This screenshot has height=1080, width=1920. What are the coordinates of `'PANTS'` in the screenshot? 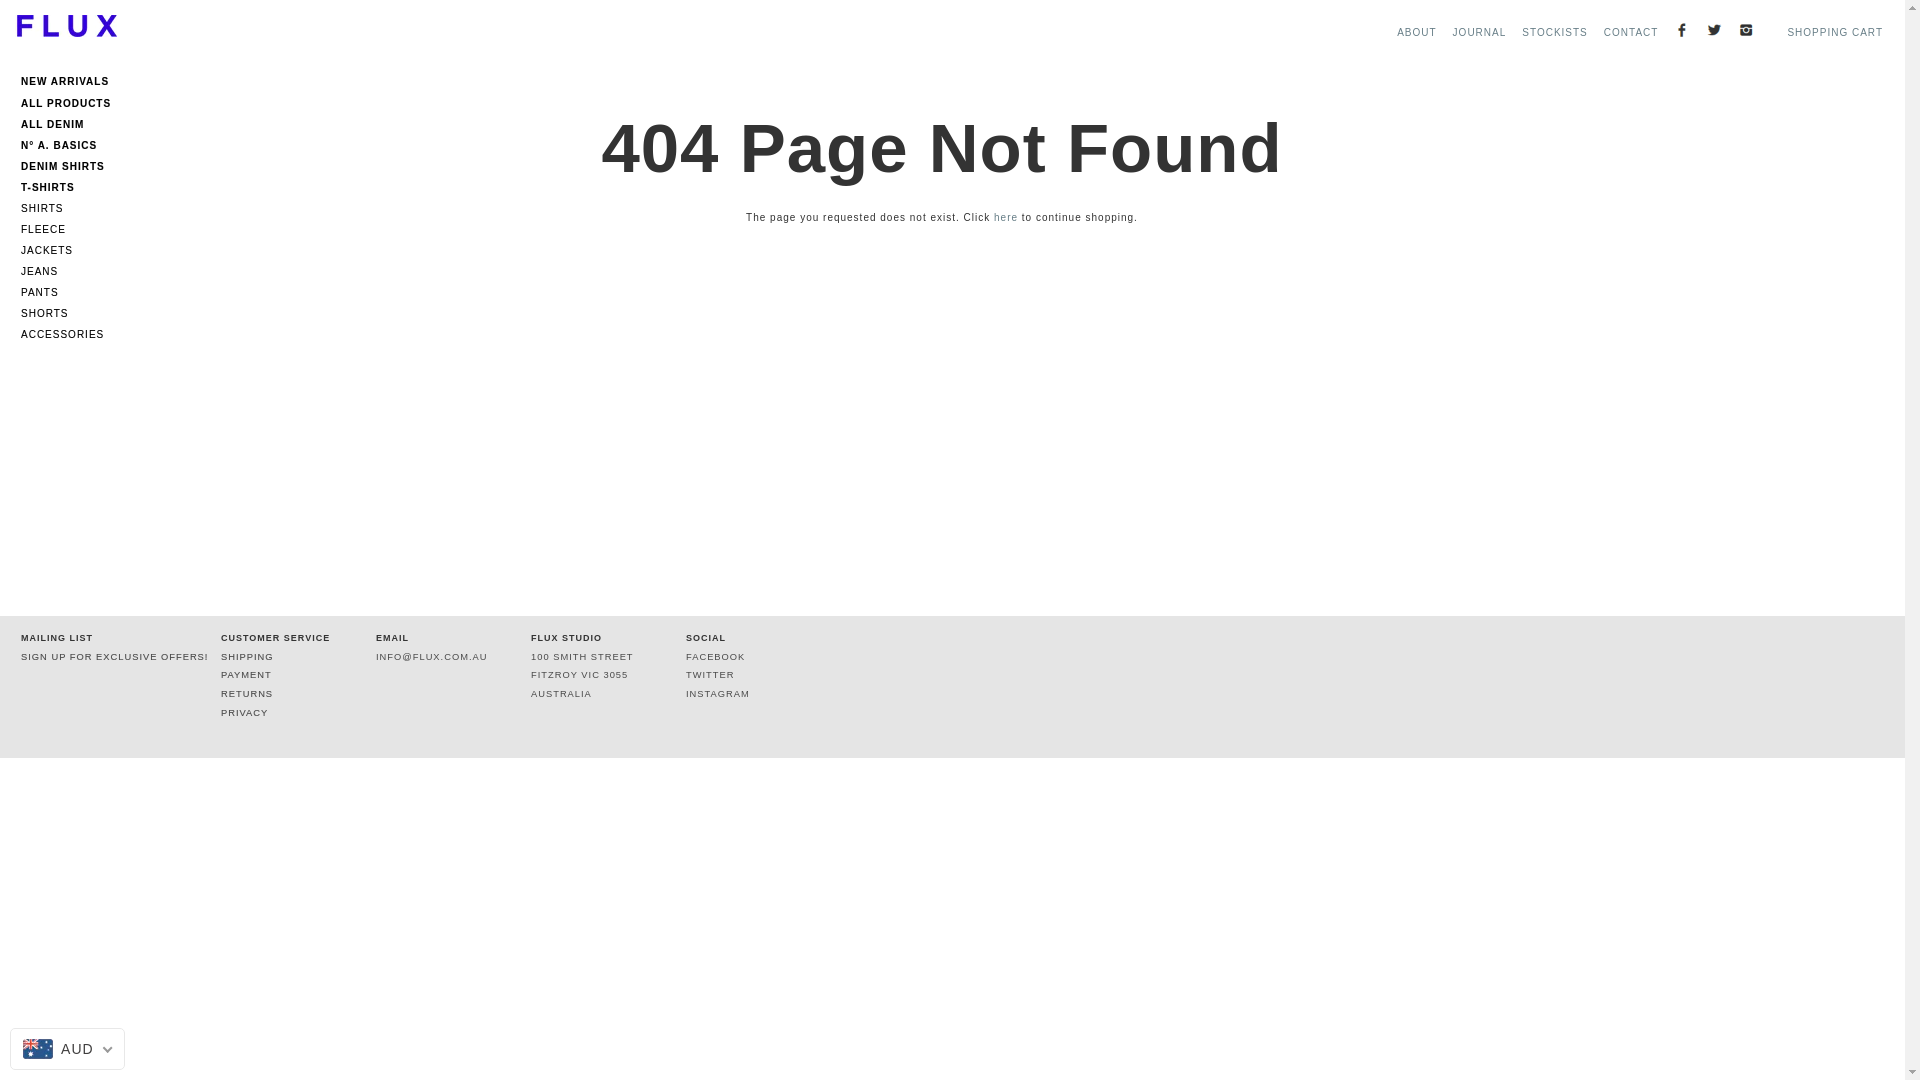 It's located at (20, 292).